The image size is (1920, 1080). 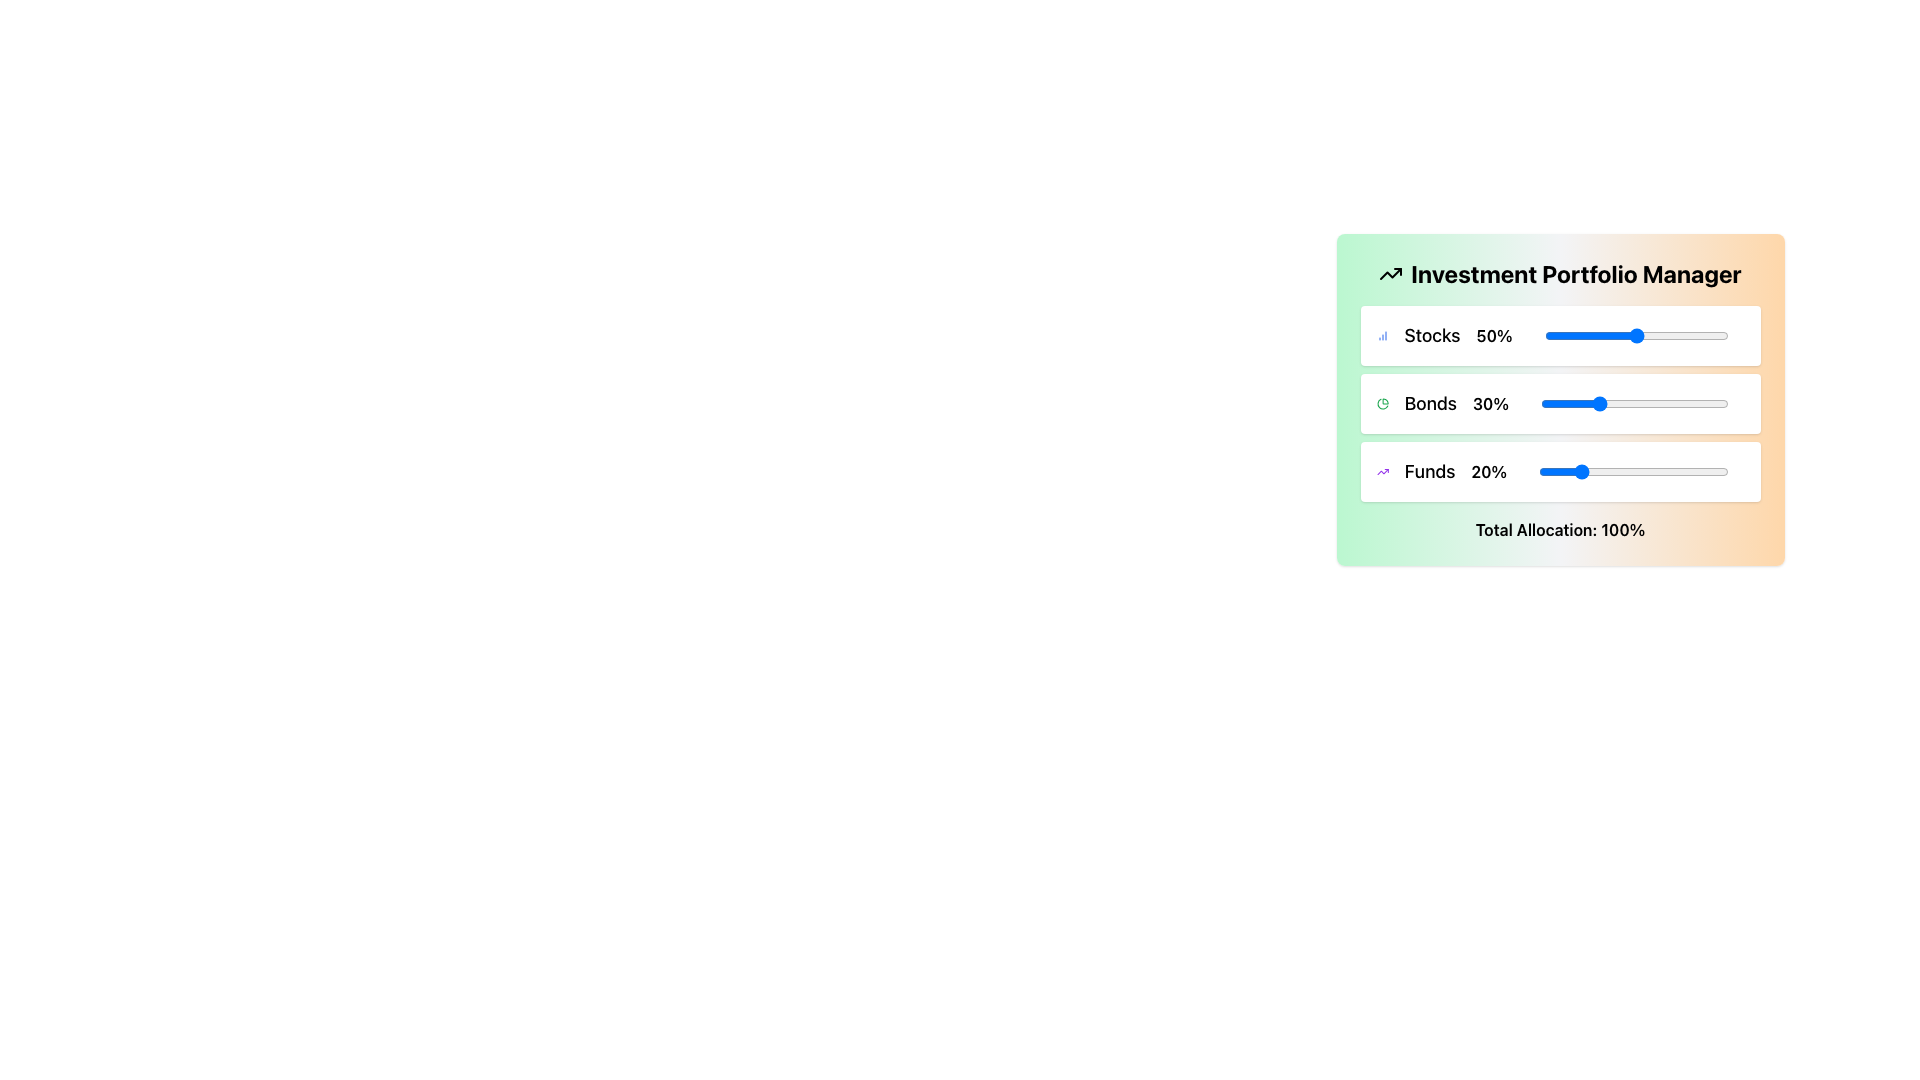 I want to click on the 'Funds' allocation, so click(x=1626, y=471).